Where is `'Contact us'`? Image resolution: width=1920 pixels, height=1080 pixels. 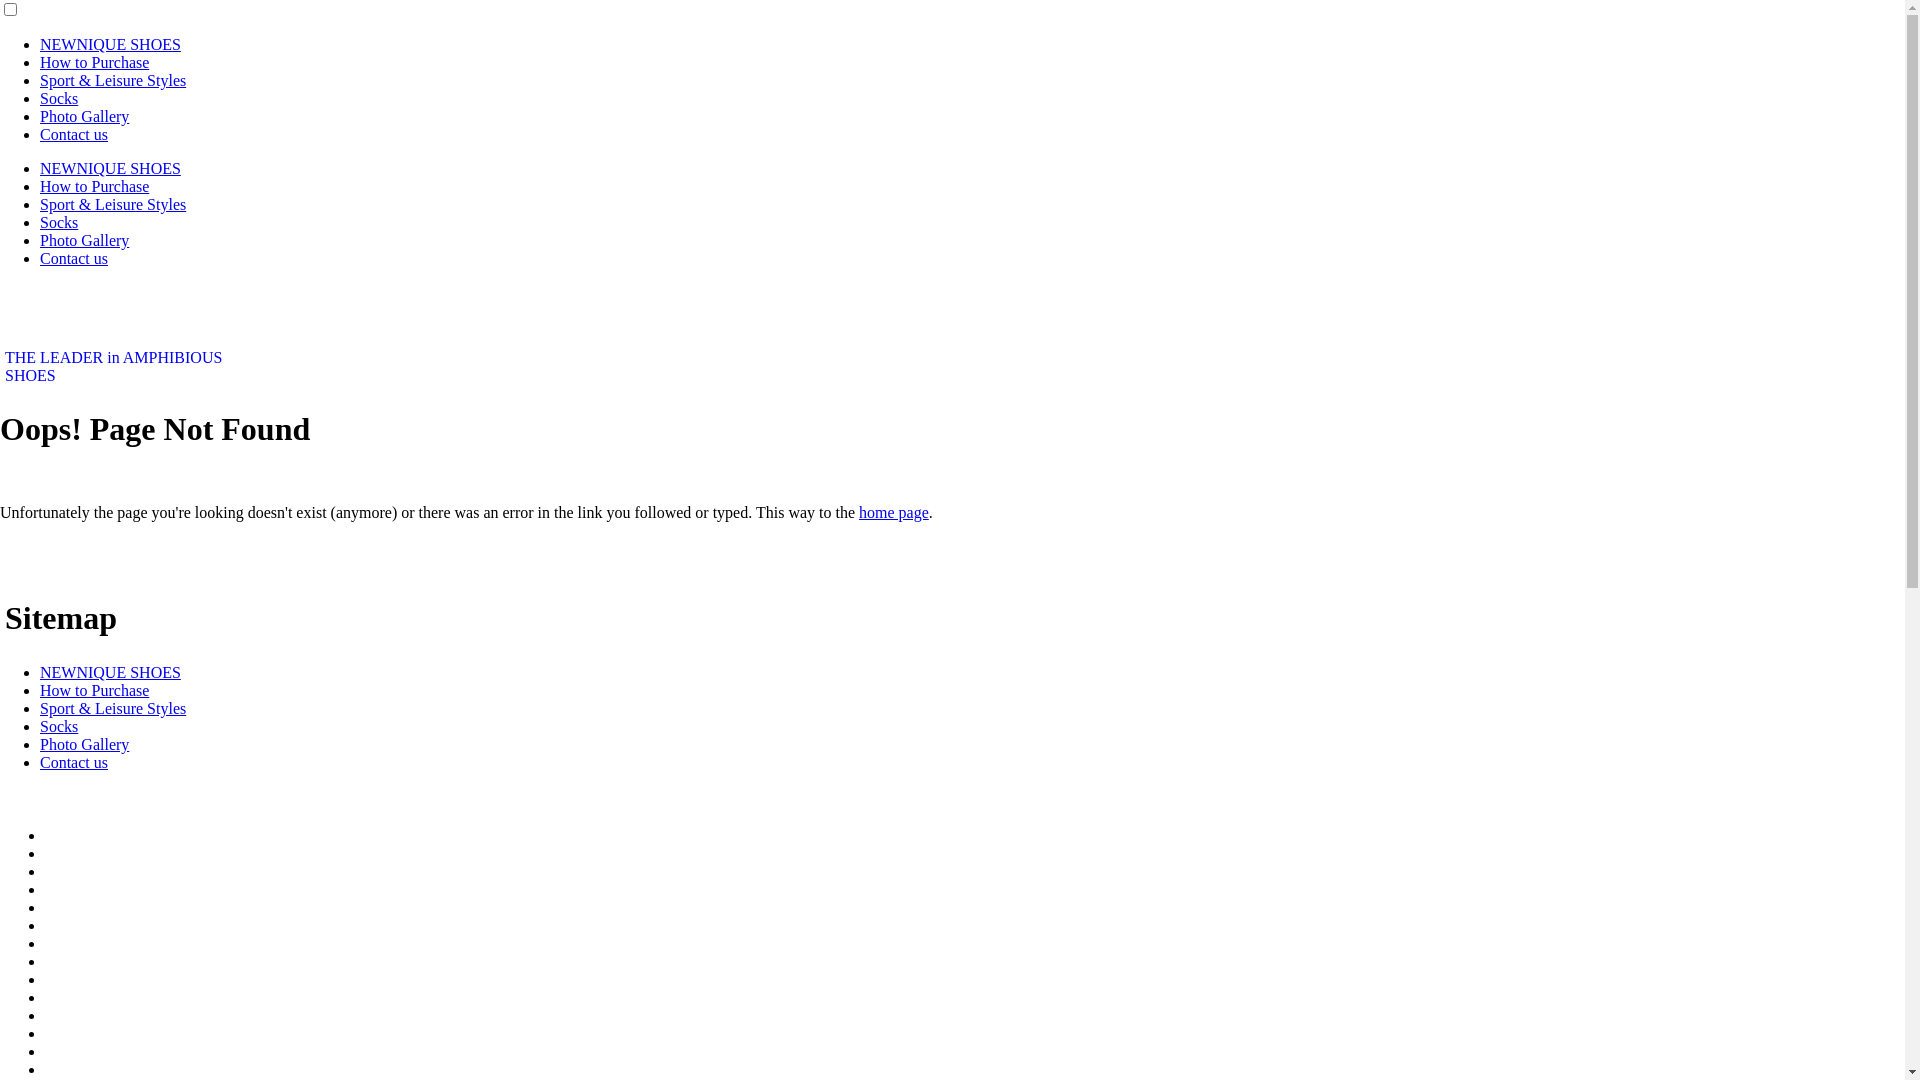
'Contact us' is located at coordinates (73, 257).